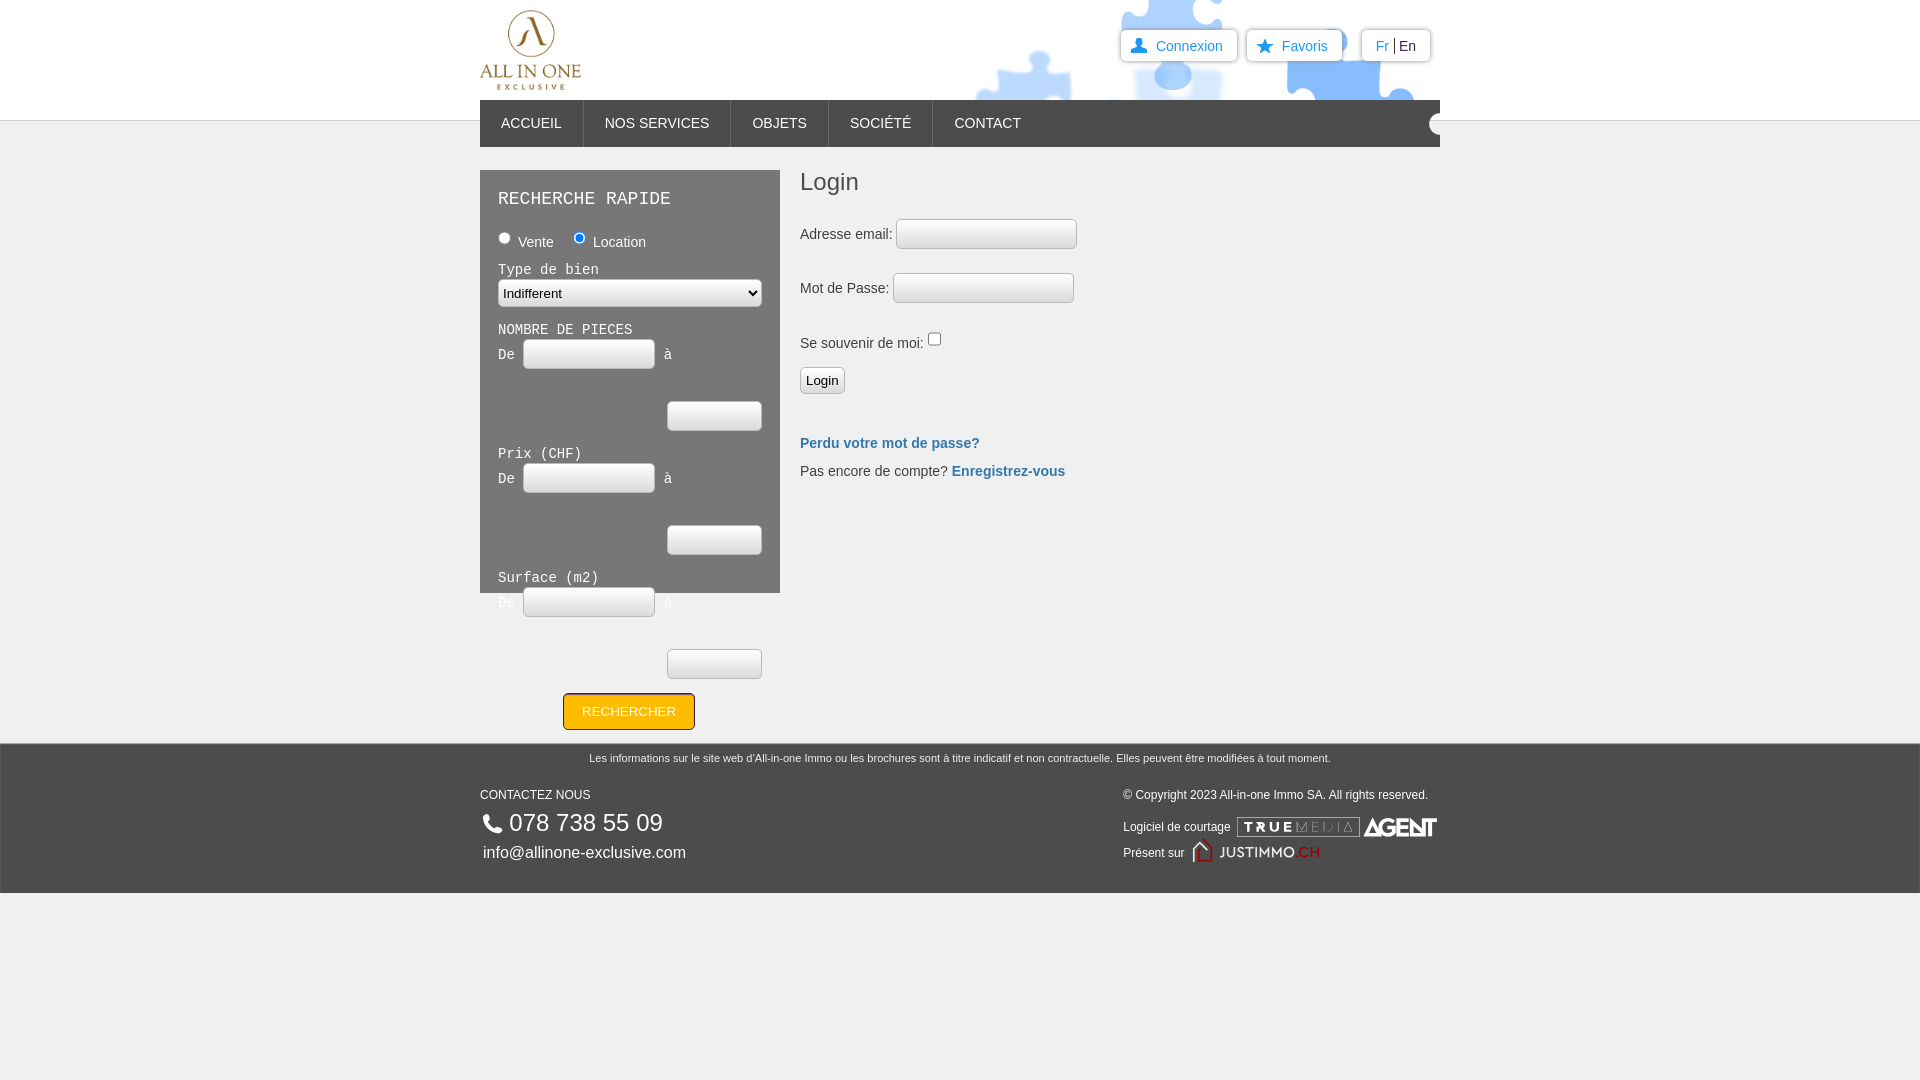 The height and width of the screenshot is (1080, 1920). I want to click on 'RECHERCHER', so click(627, 710).